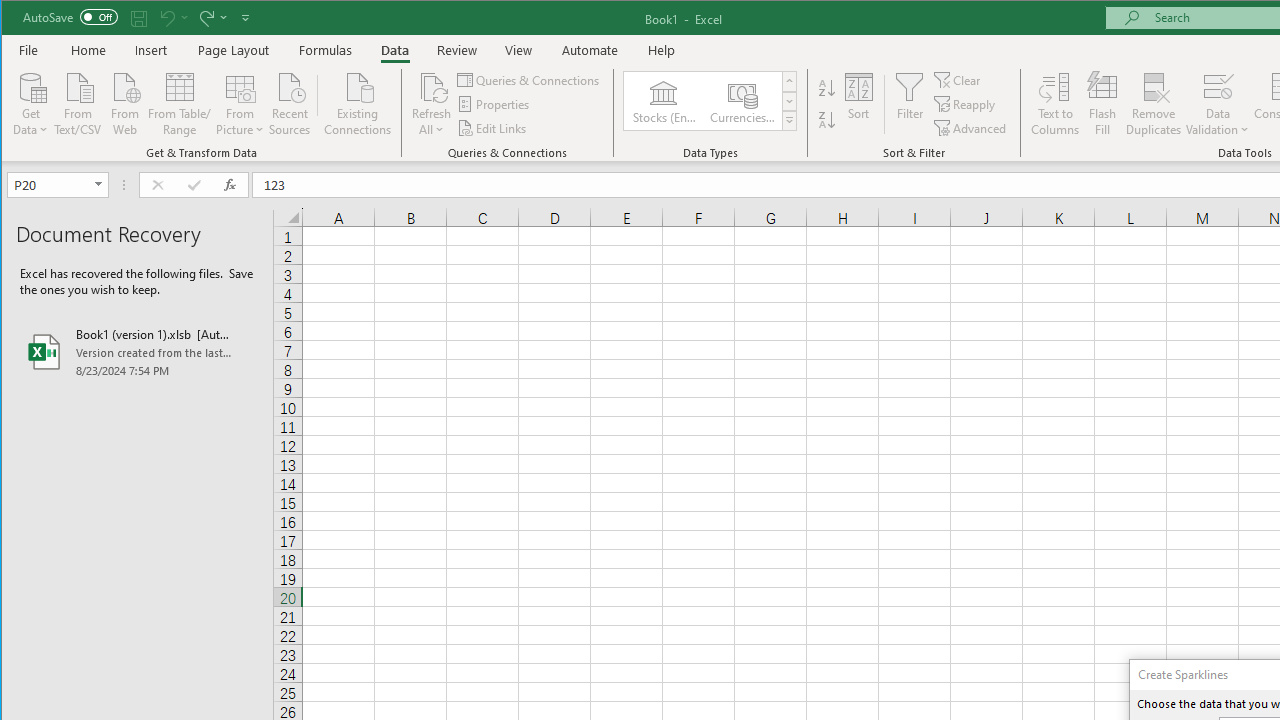 Image resolution: width=1280 pixels, height=720 pixels. I want to click on 'Sort Smallest to Largest', so click(827, 87).